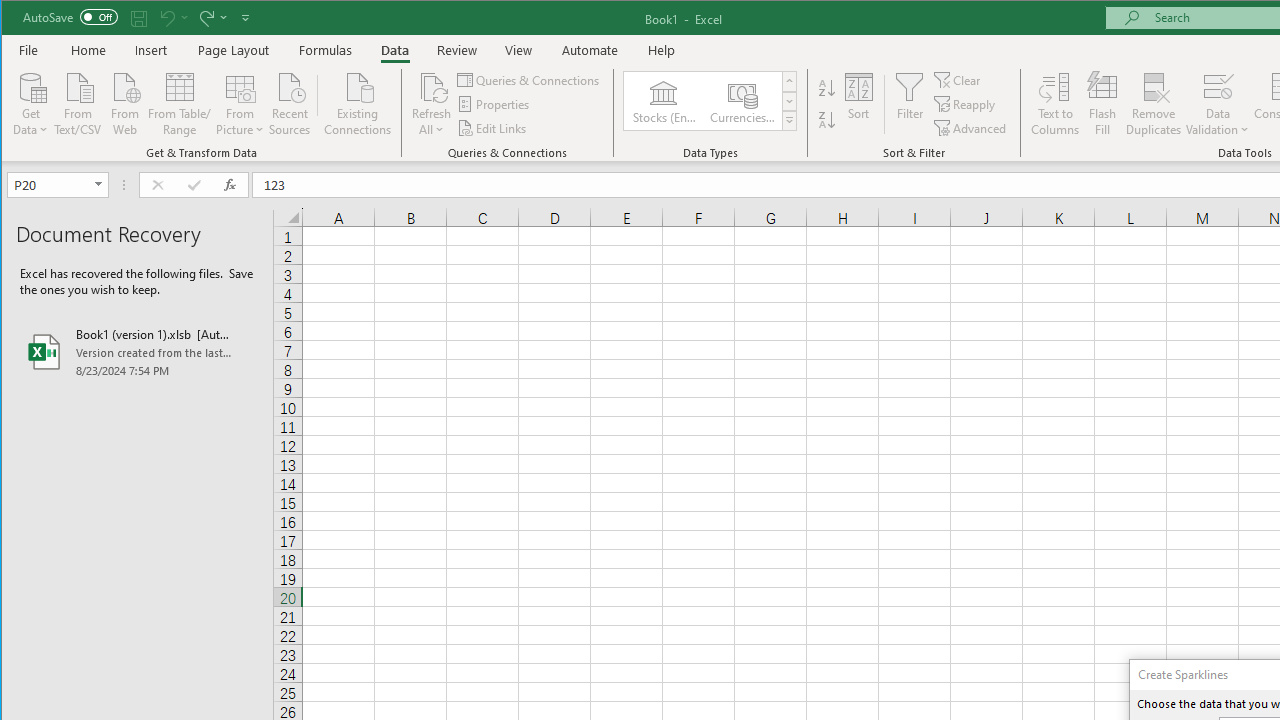 Image resolution: width=1280 pixels, height=720 pixels. I want to click on 'Sort Smallest to Largest', so click(827, 87).